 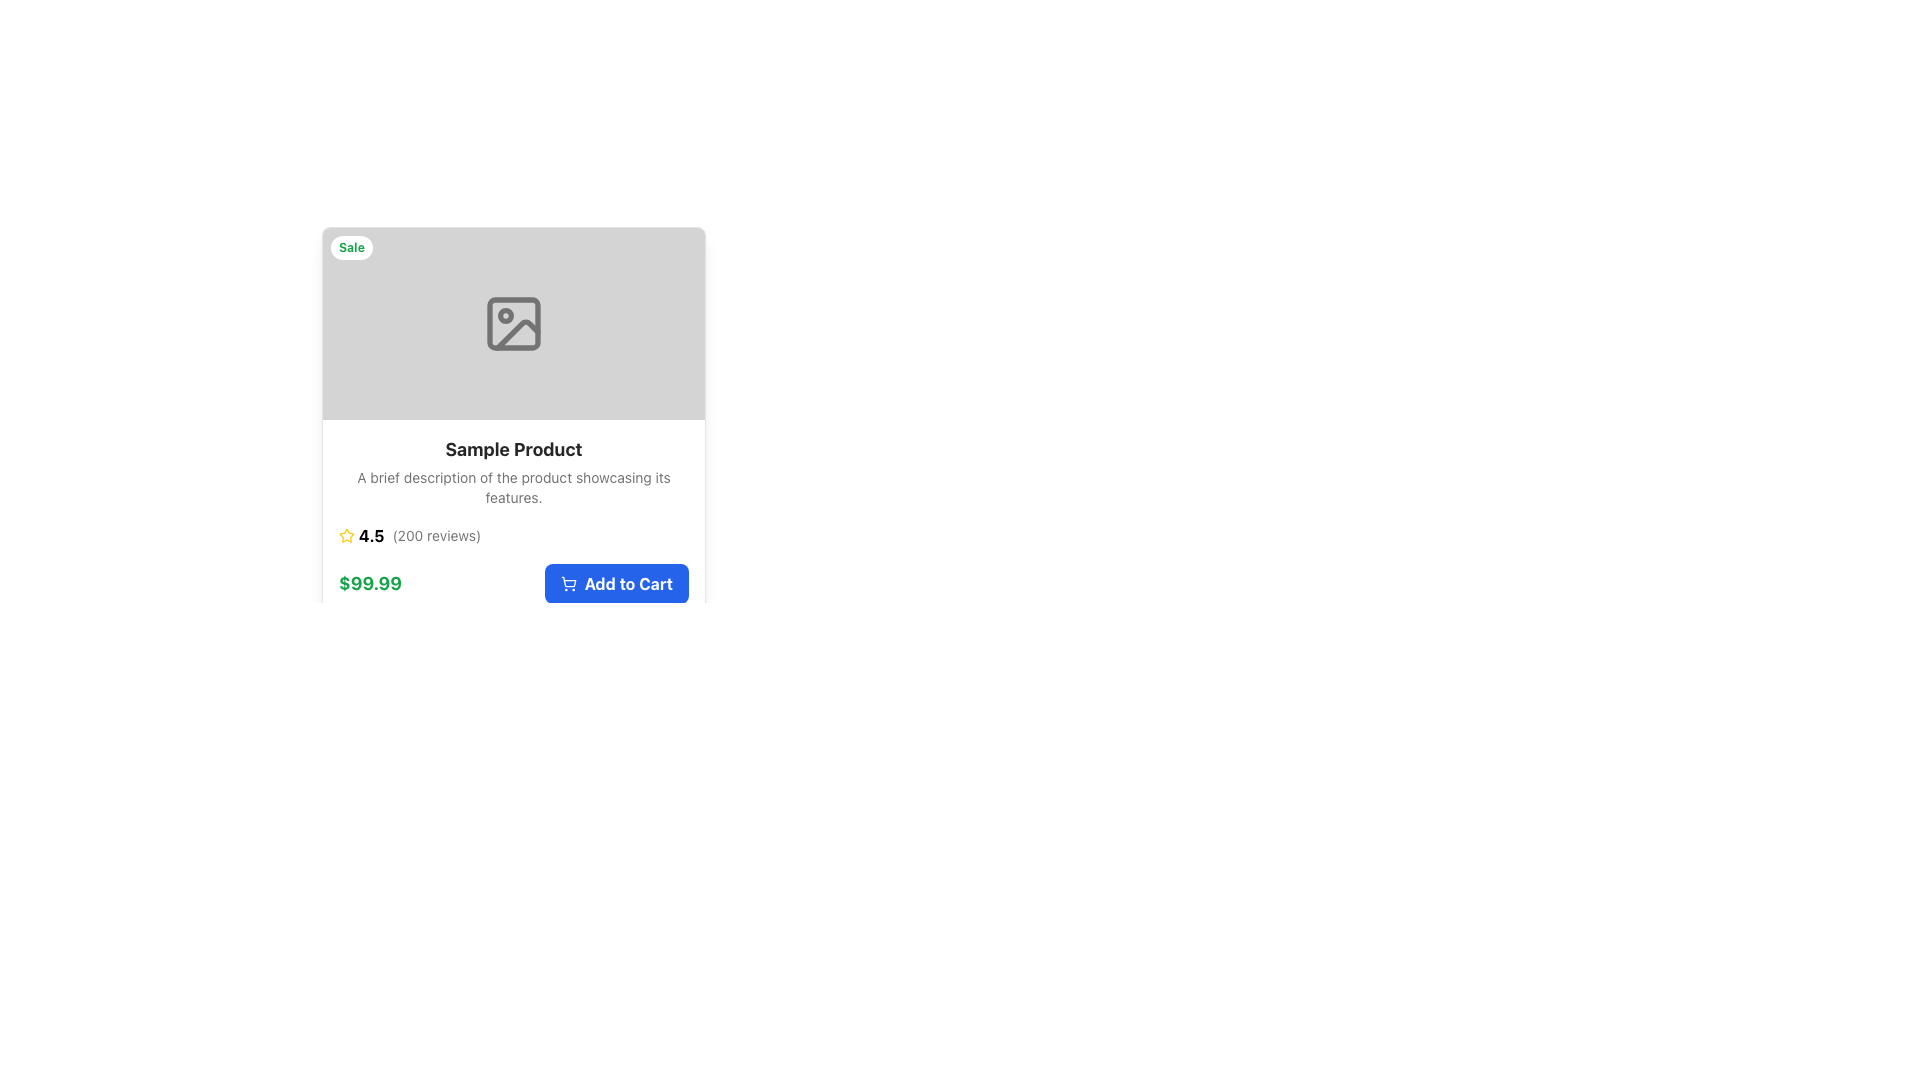 What do you see at coordinates (370, 583) in the screenshot?
I see `the text label displaying '$99.99' in bold green font, which is positioned to the left of the 'Add to Cart' button` at bounding box center [370, 583].